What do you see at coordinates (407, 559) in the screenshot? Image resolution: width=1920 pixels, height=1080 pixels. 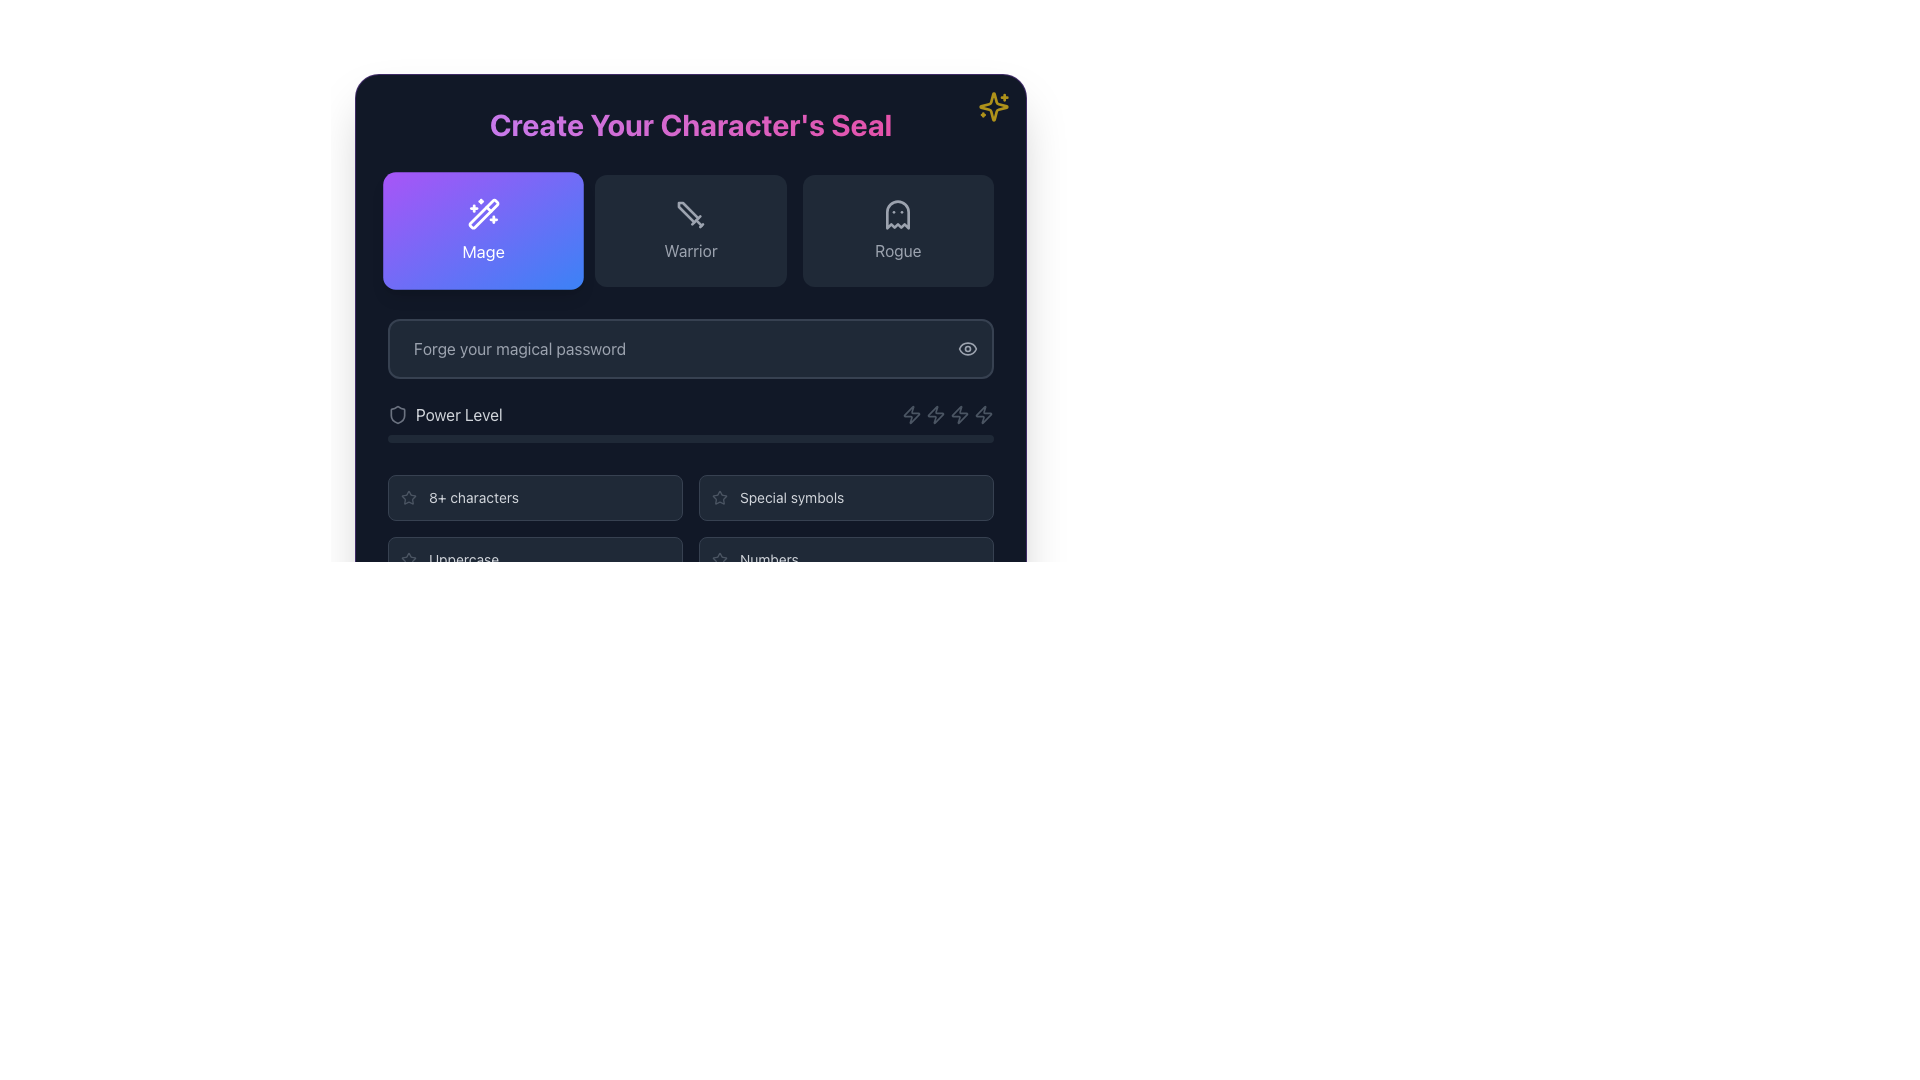 I see `the star-shaped icon with a simple outline, located to the left of the label text 'Uppercase'` at bounding box center [407, 559].